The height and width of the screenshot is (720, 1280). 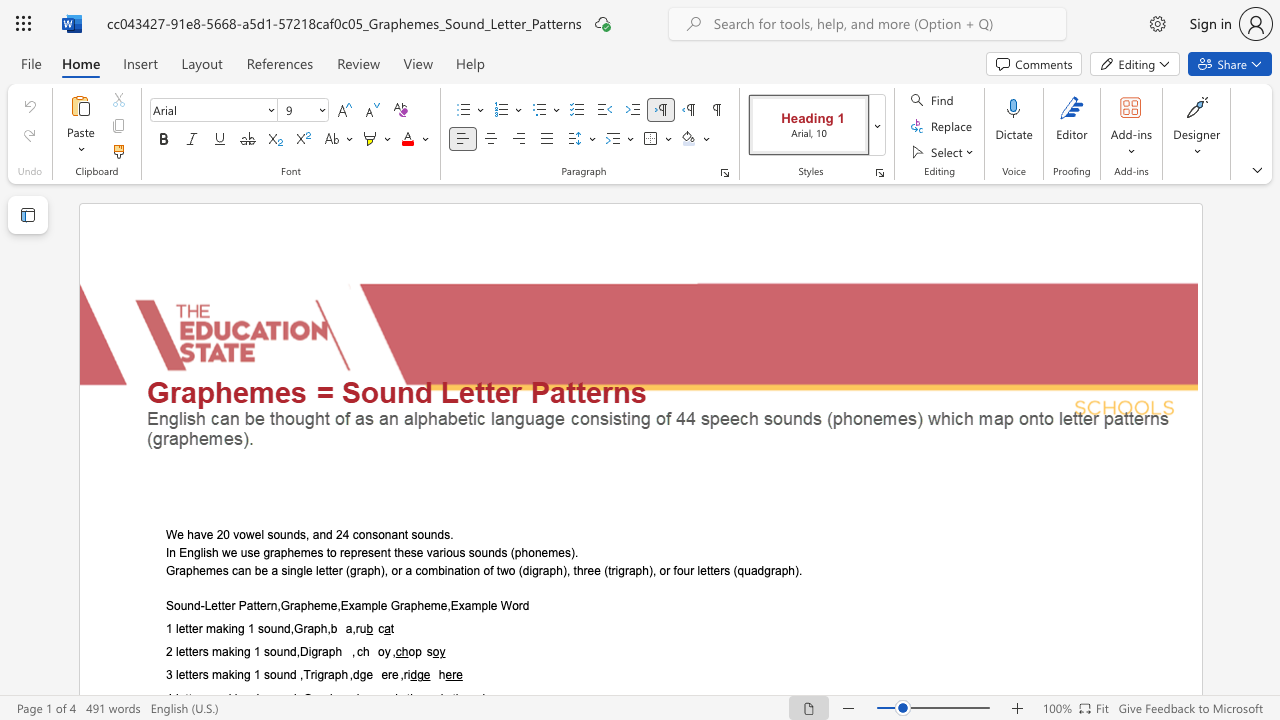 What do you see at coordinates (166, 570) in the screenshot?
I see `the subset text "Graphemes can be a single letter (graph)," within the text "Graphemes can be a single letter (graph), or a combination of two (digraph), three (trigraph), or four letters (quadgraph)."` at bounding box center [166, 570].